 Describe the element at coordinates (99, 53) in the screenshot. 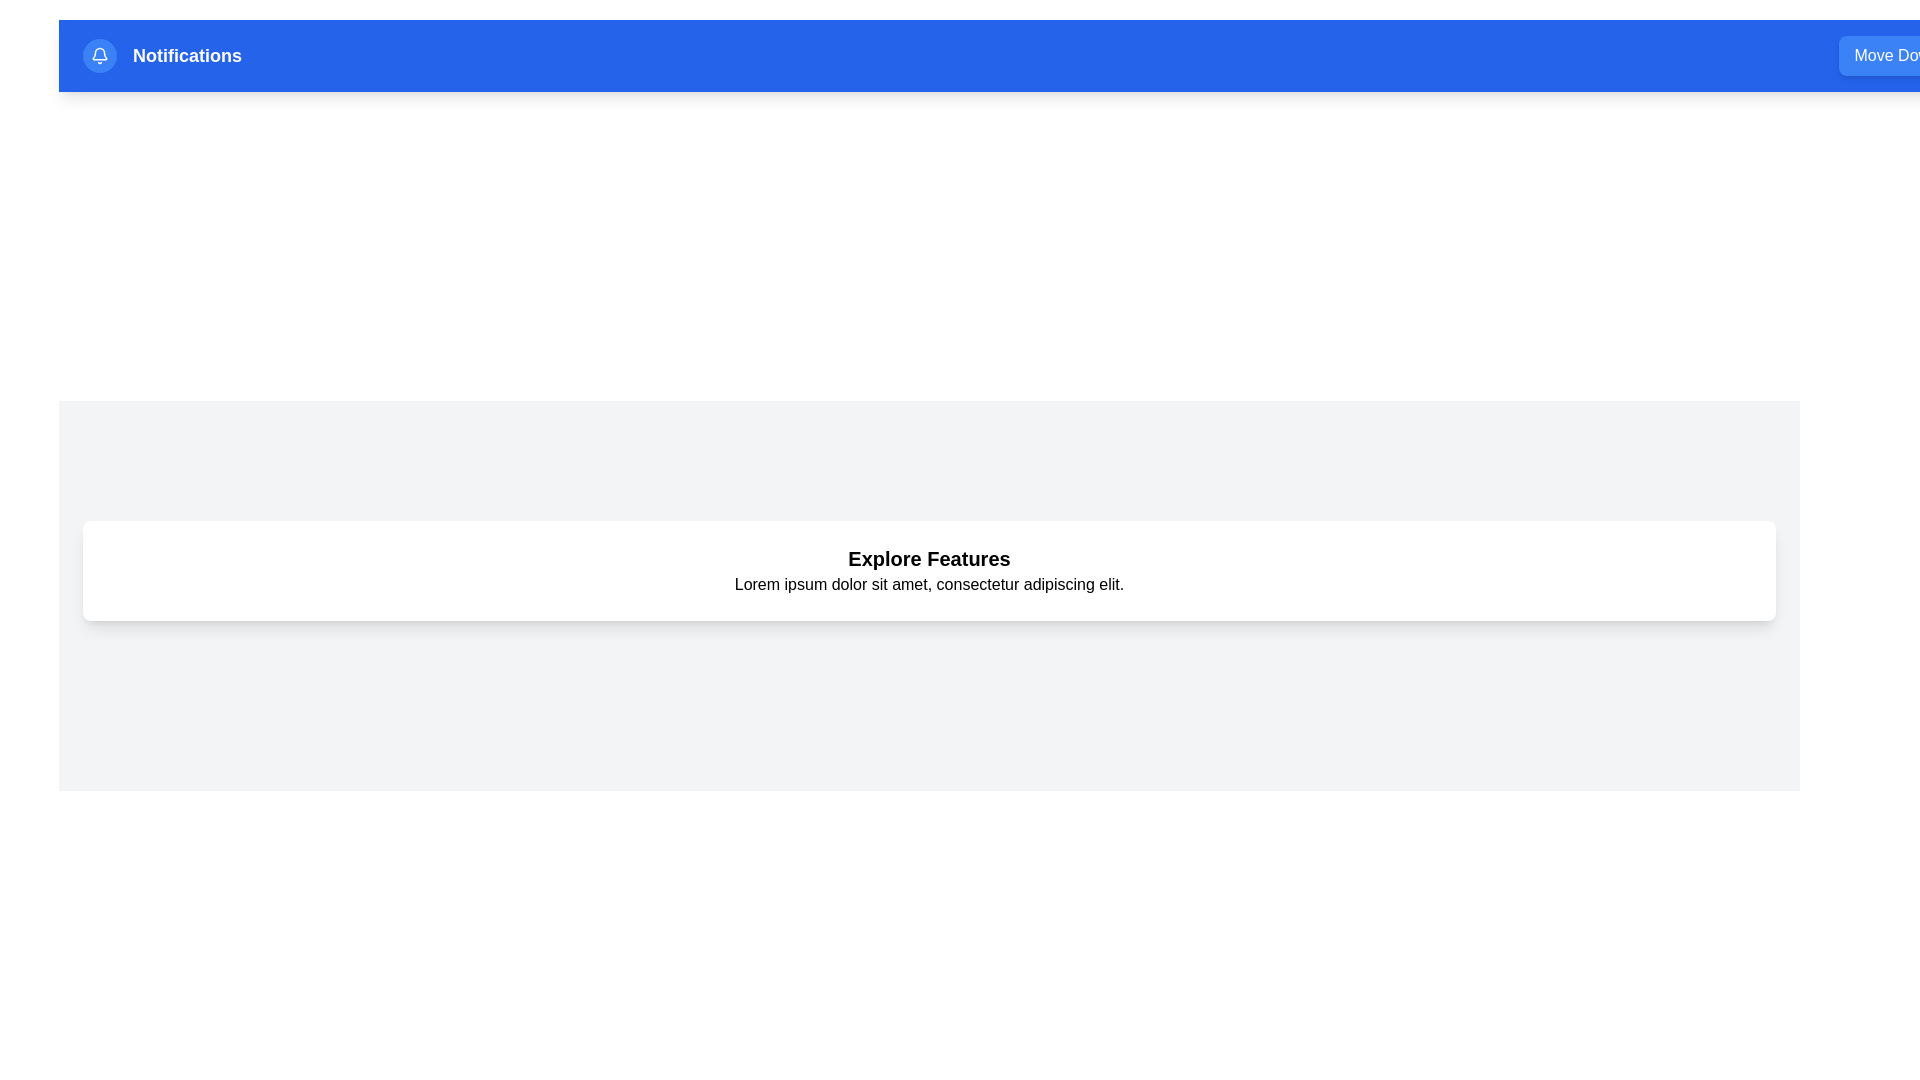

I see `the bell icon indicating notifications, located in the top-left corner of the blue header bar` at that location.